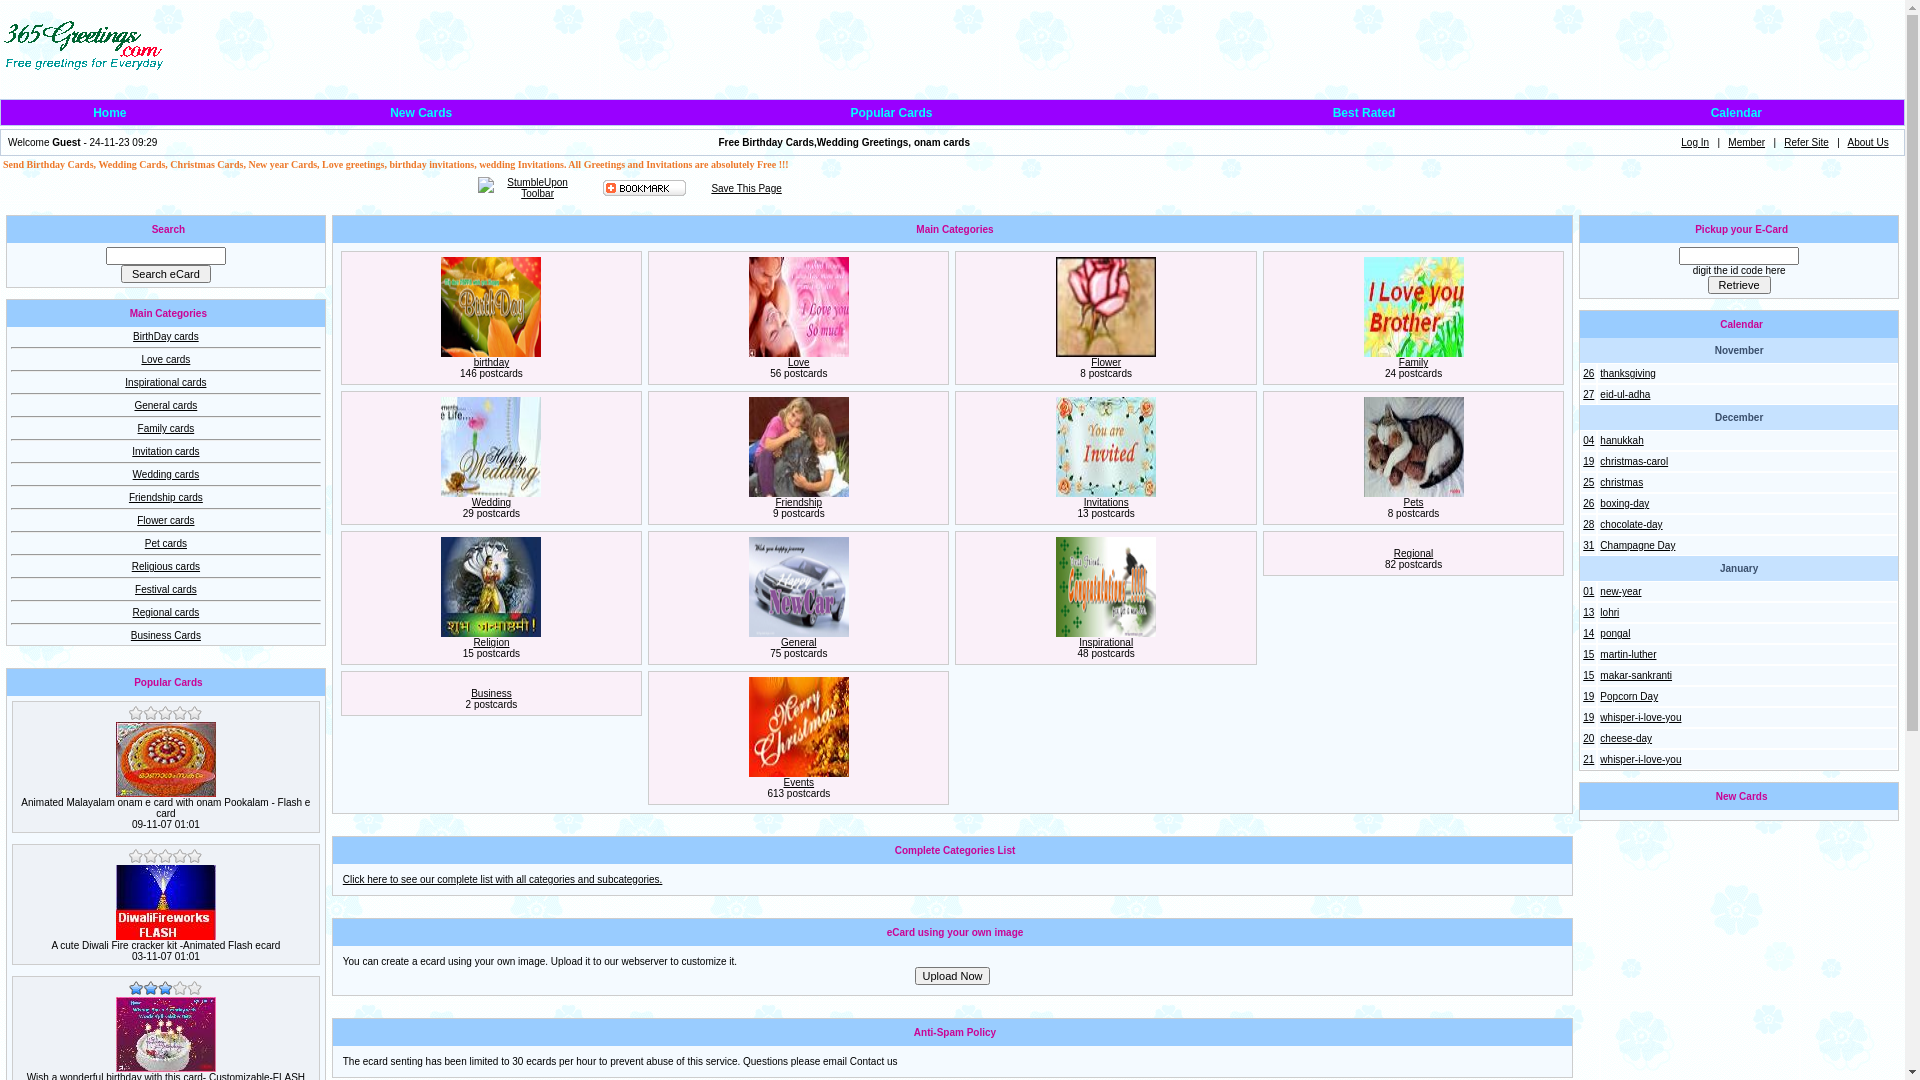  Describe the element at coordinates (1621, 482) in the screenshot. I see `'christmas'` at that location.